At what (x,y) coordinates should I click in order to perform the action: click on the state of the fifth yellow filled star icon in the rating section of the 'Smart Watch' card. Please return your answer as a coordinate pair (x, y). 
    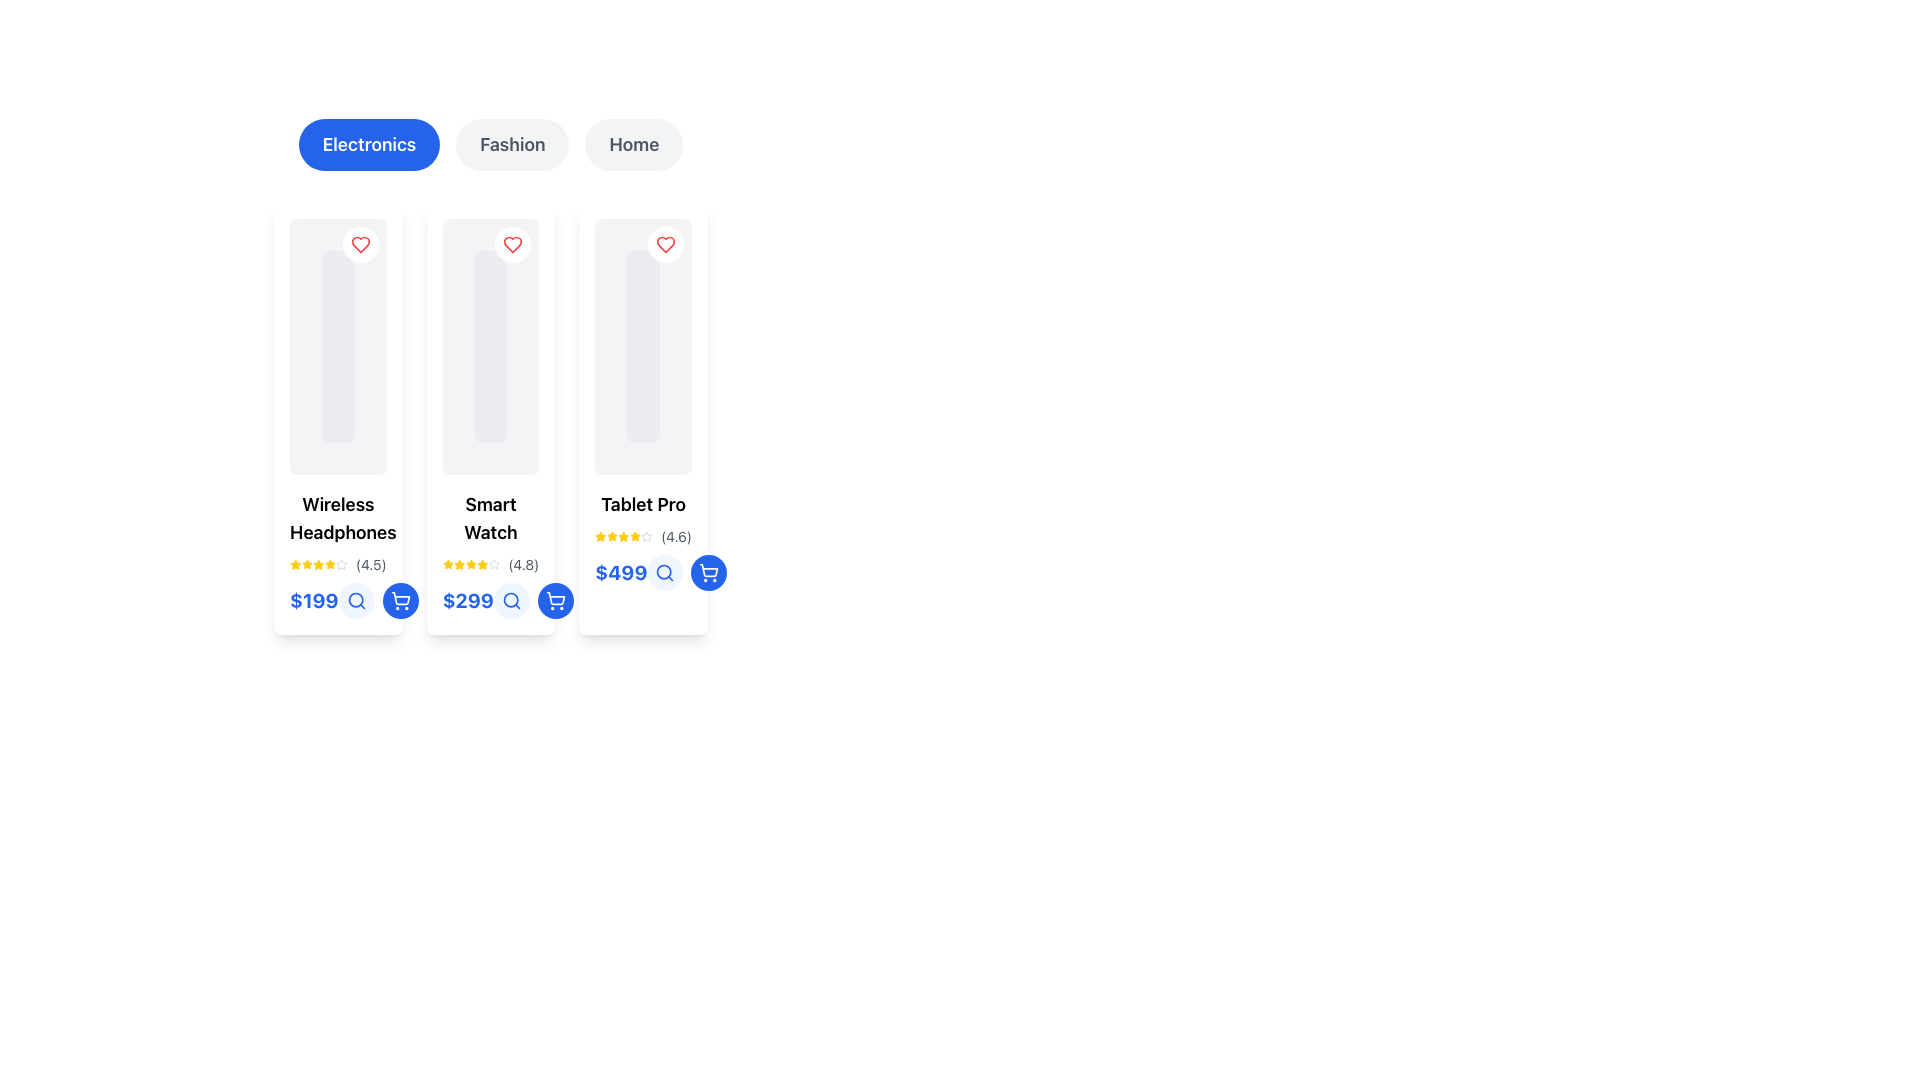
    Looking at the image, I should click on (482, 564).